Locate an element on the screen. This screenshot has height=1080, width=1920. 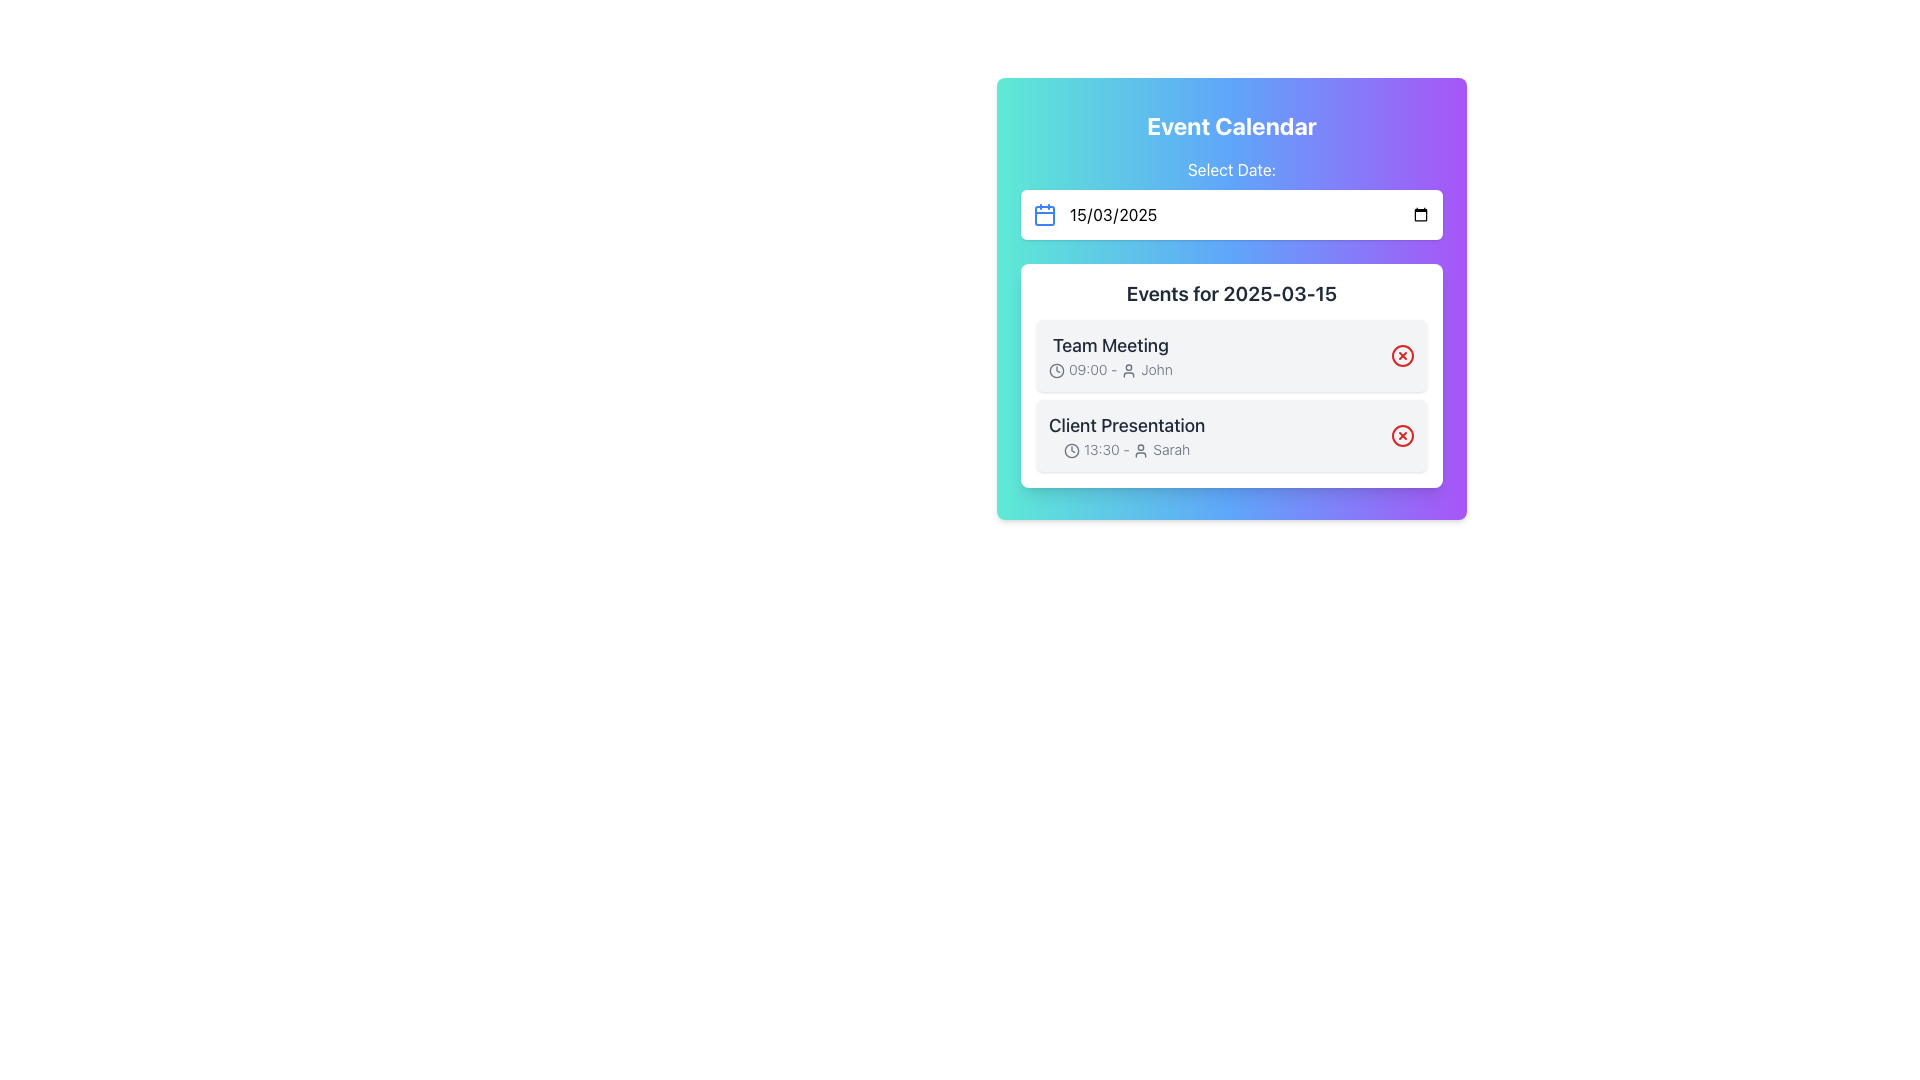
the text label displaying '09:00 - John' with associated icons for a clock and a user, located beneath 'Team Meeting' in the calendar interface is located at coordinates (1109, 370).